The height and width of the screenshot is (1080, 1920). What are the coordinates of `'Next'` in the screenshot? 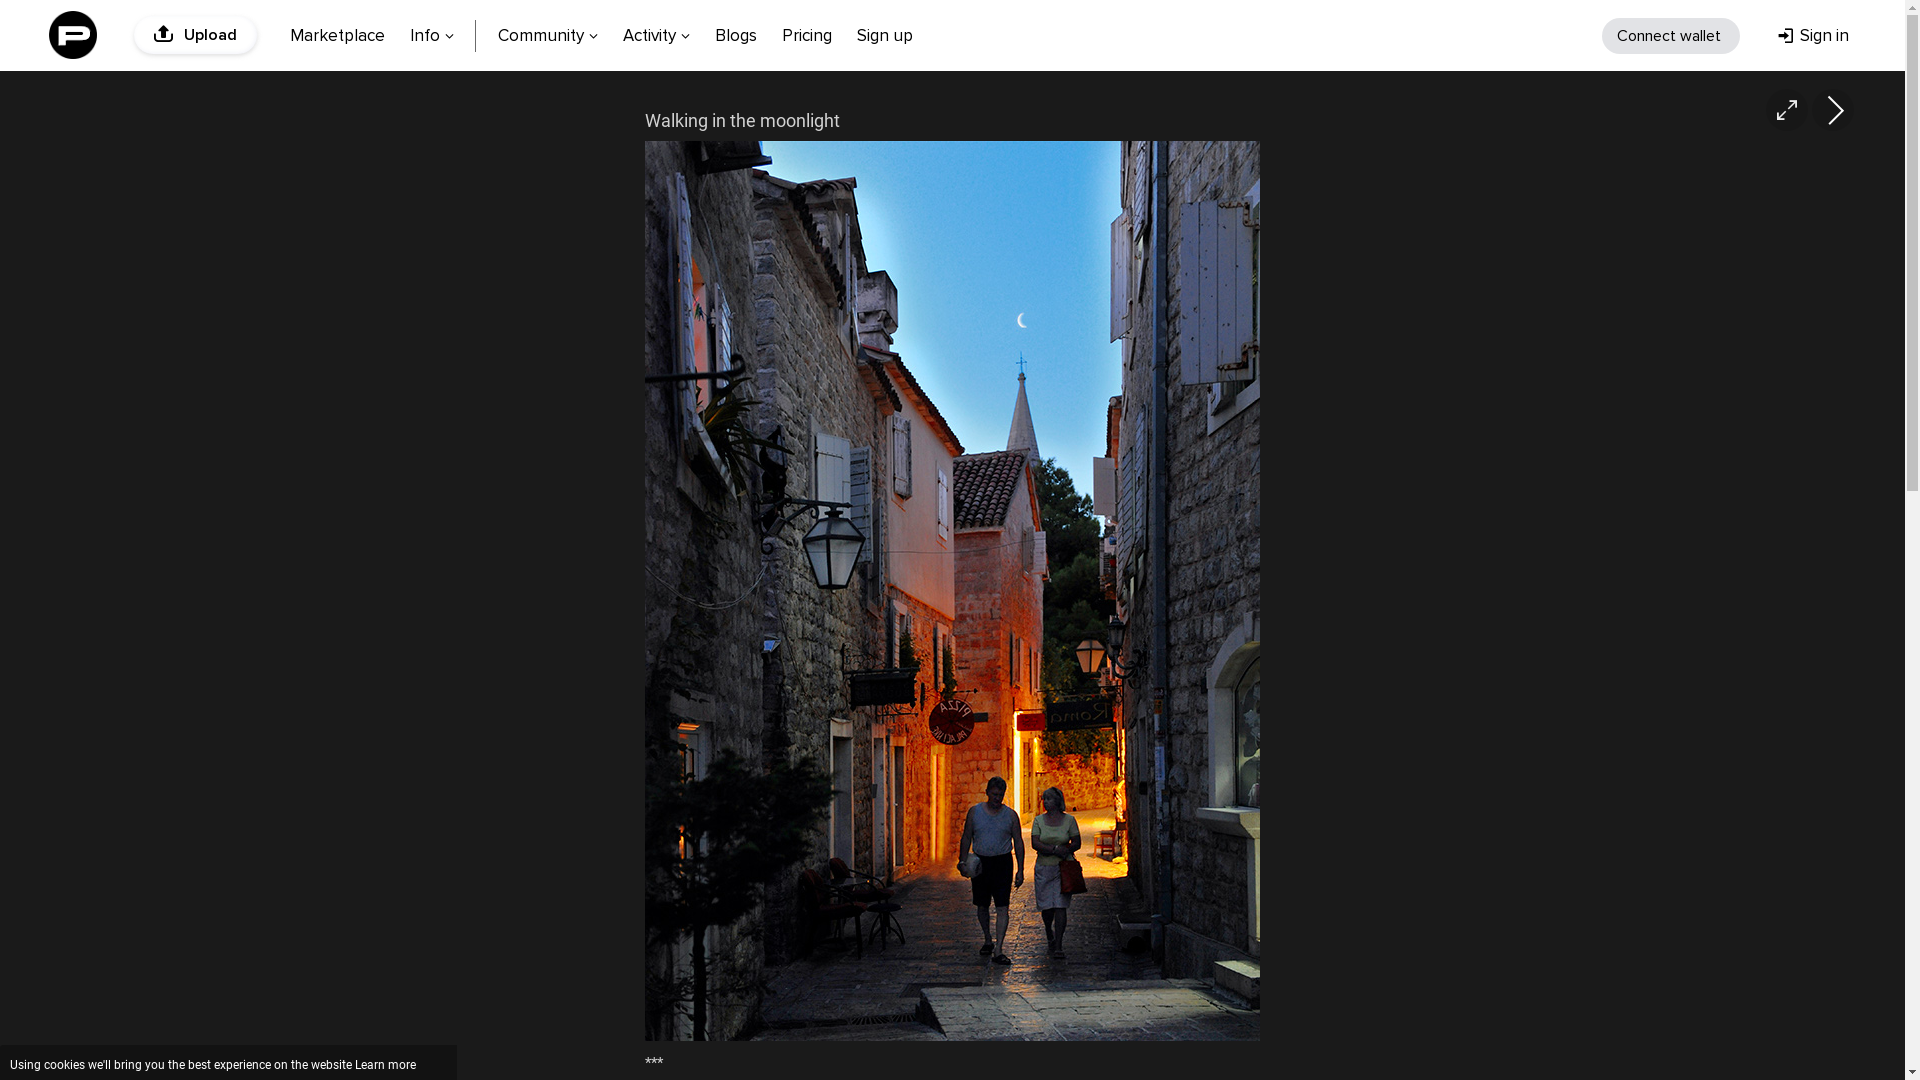 It's located at (1833, 110).